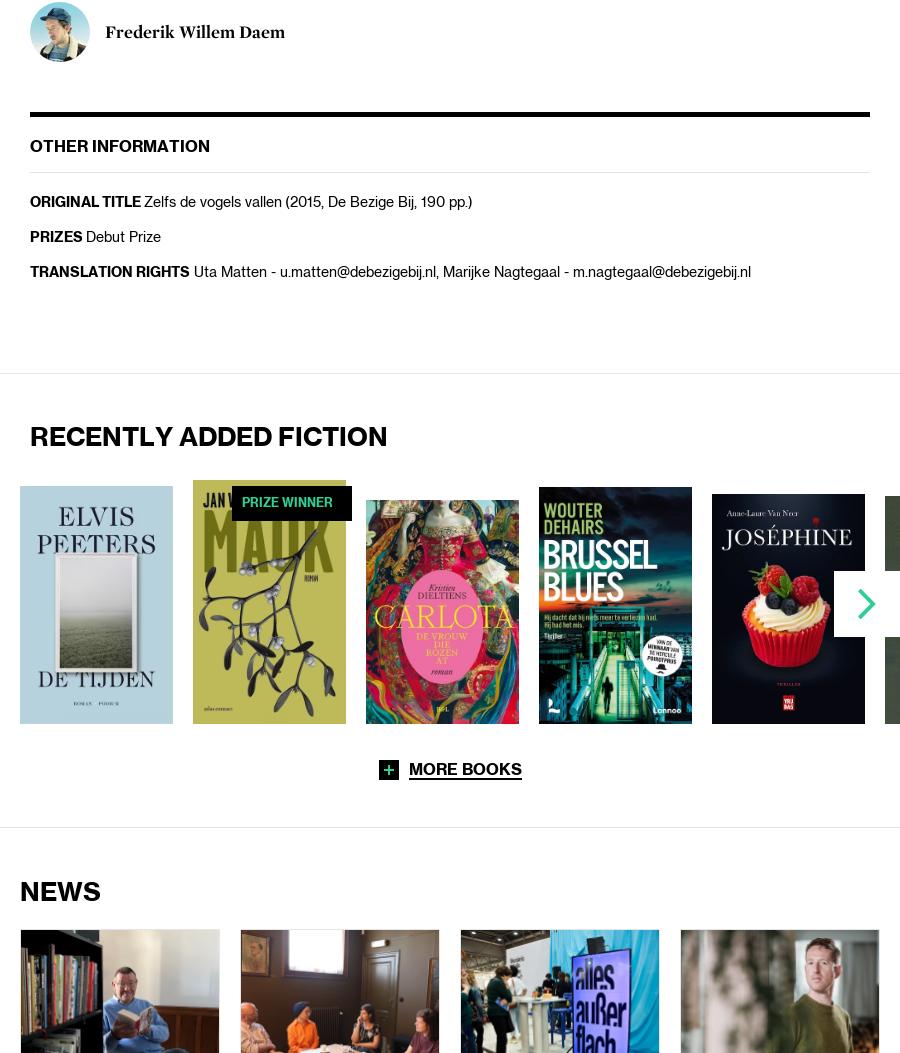 This screenshot has height=1053, width=900. What do you see at coordinates (463, 769) in the screenshot?
I see `'More books'` at bounding box center [463, 769].